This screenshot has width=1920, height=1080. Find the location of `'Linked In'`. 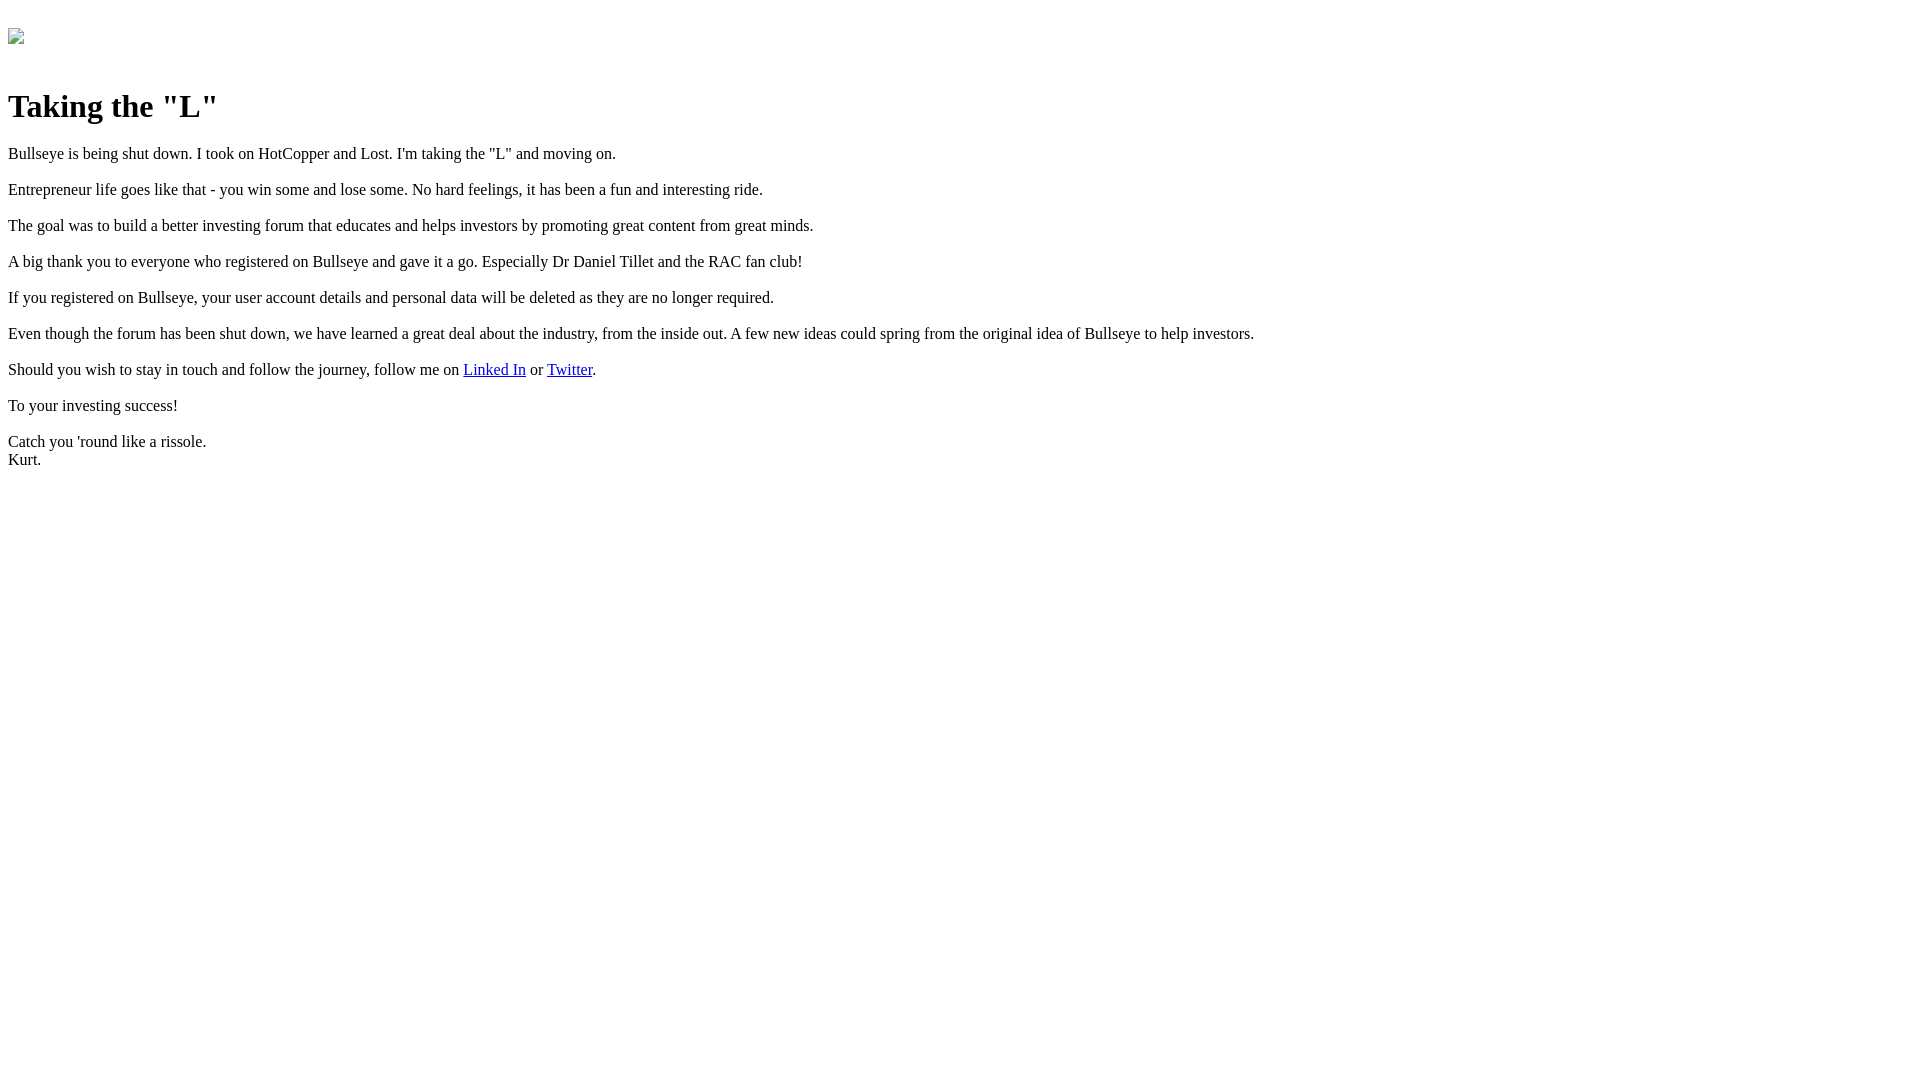

'Linked In' is located at coordinates (461, 369).